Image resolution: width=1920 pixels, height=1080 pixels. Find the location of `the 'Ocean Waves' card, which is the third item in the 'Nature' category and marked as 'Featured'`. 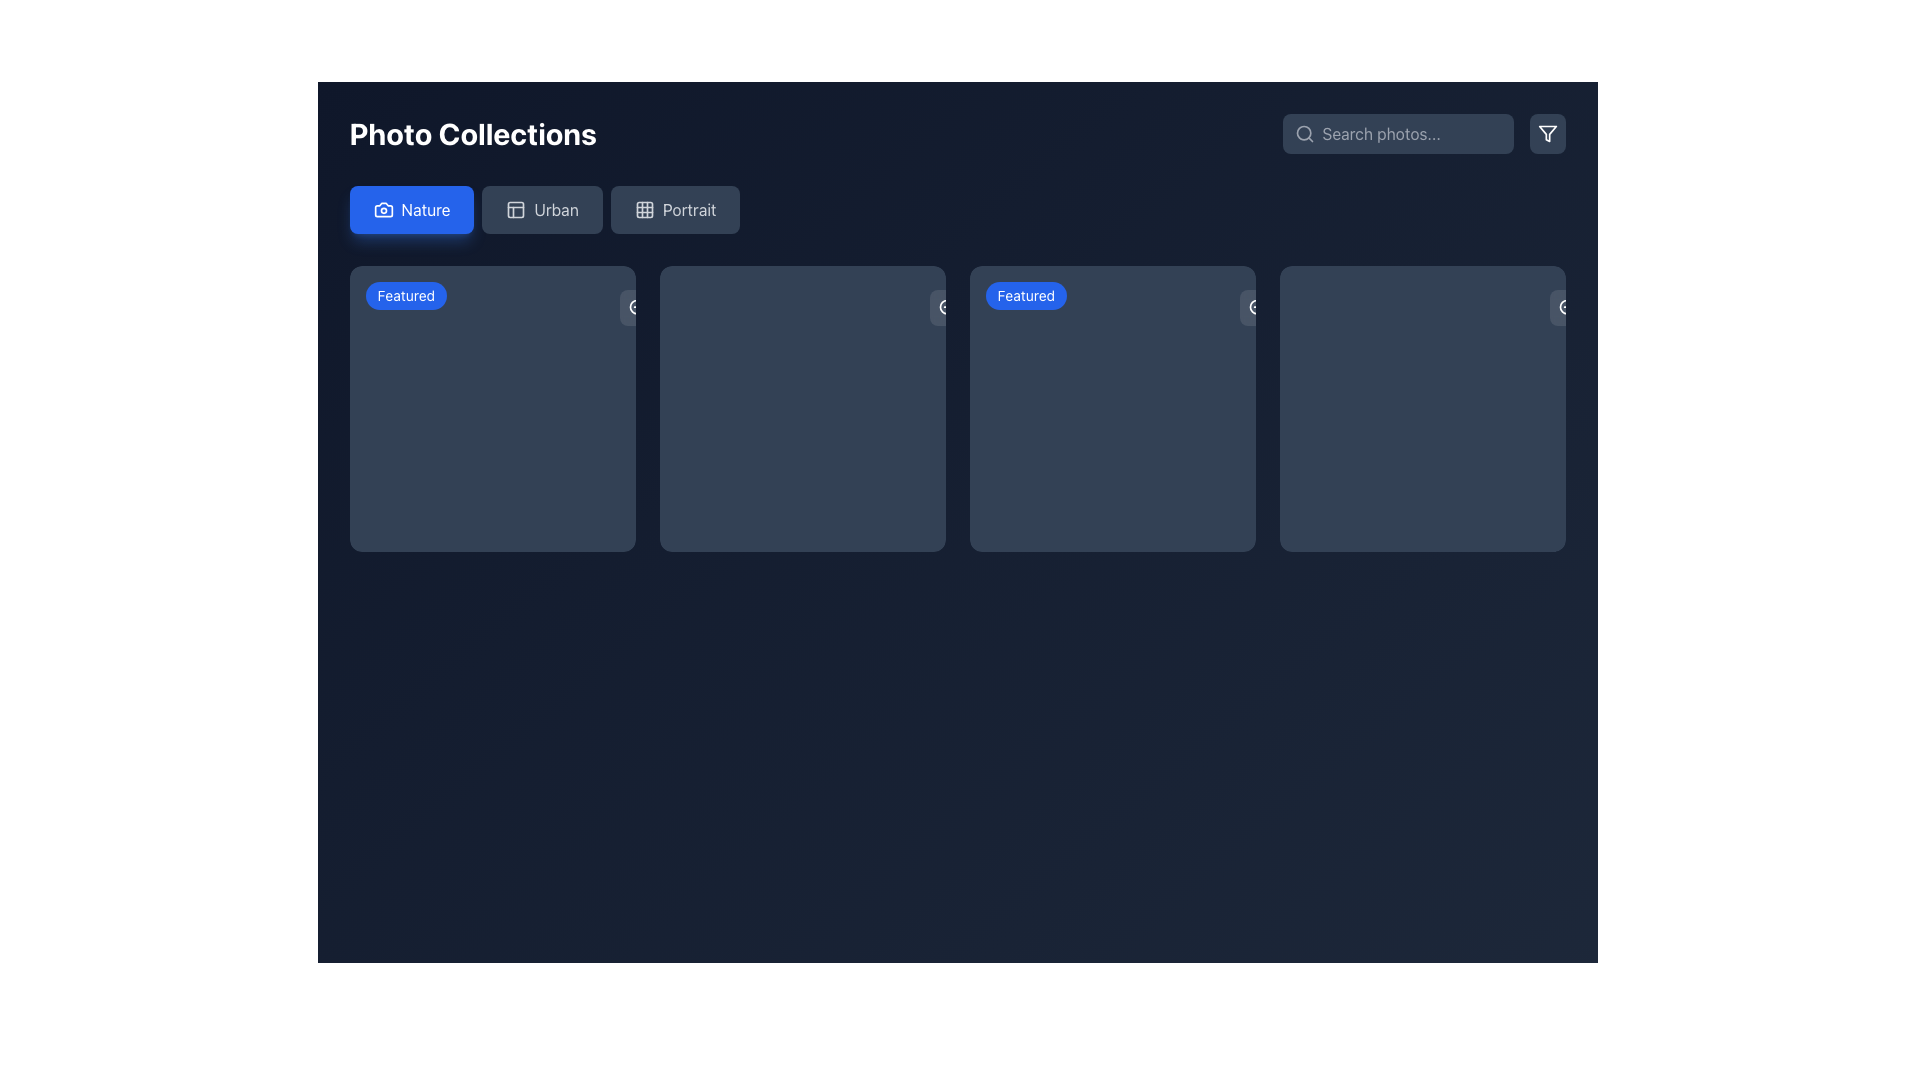

the 'Ocean Waves' card, which is the third item in the 'Nature' category and marked as 'Featured' is located at coordinates (1111, 407).